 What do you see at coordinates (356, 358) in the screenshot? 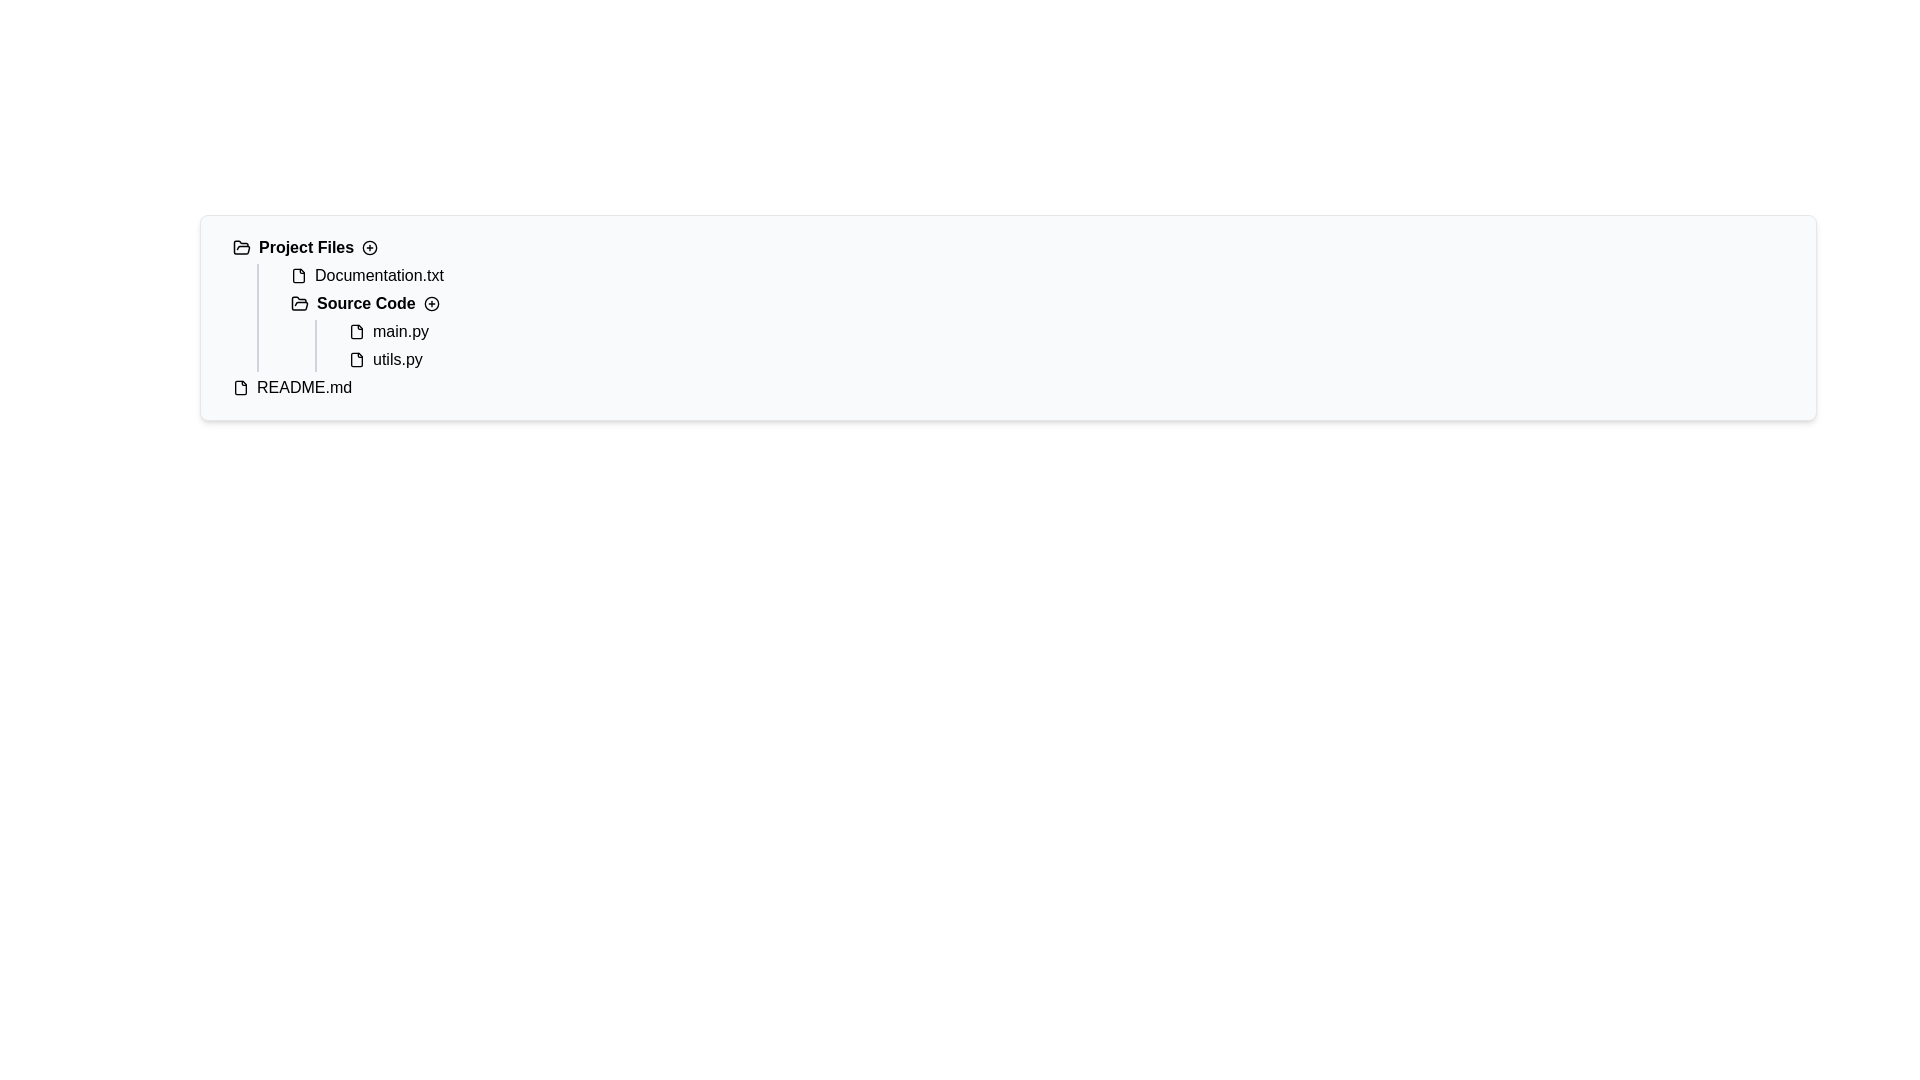
I see `the document icon located to the left of the text 'utils.py' in the file tree` at bounding box center [356, 358].